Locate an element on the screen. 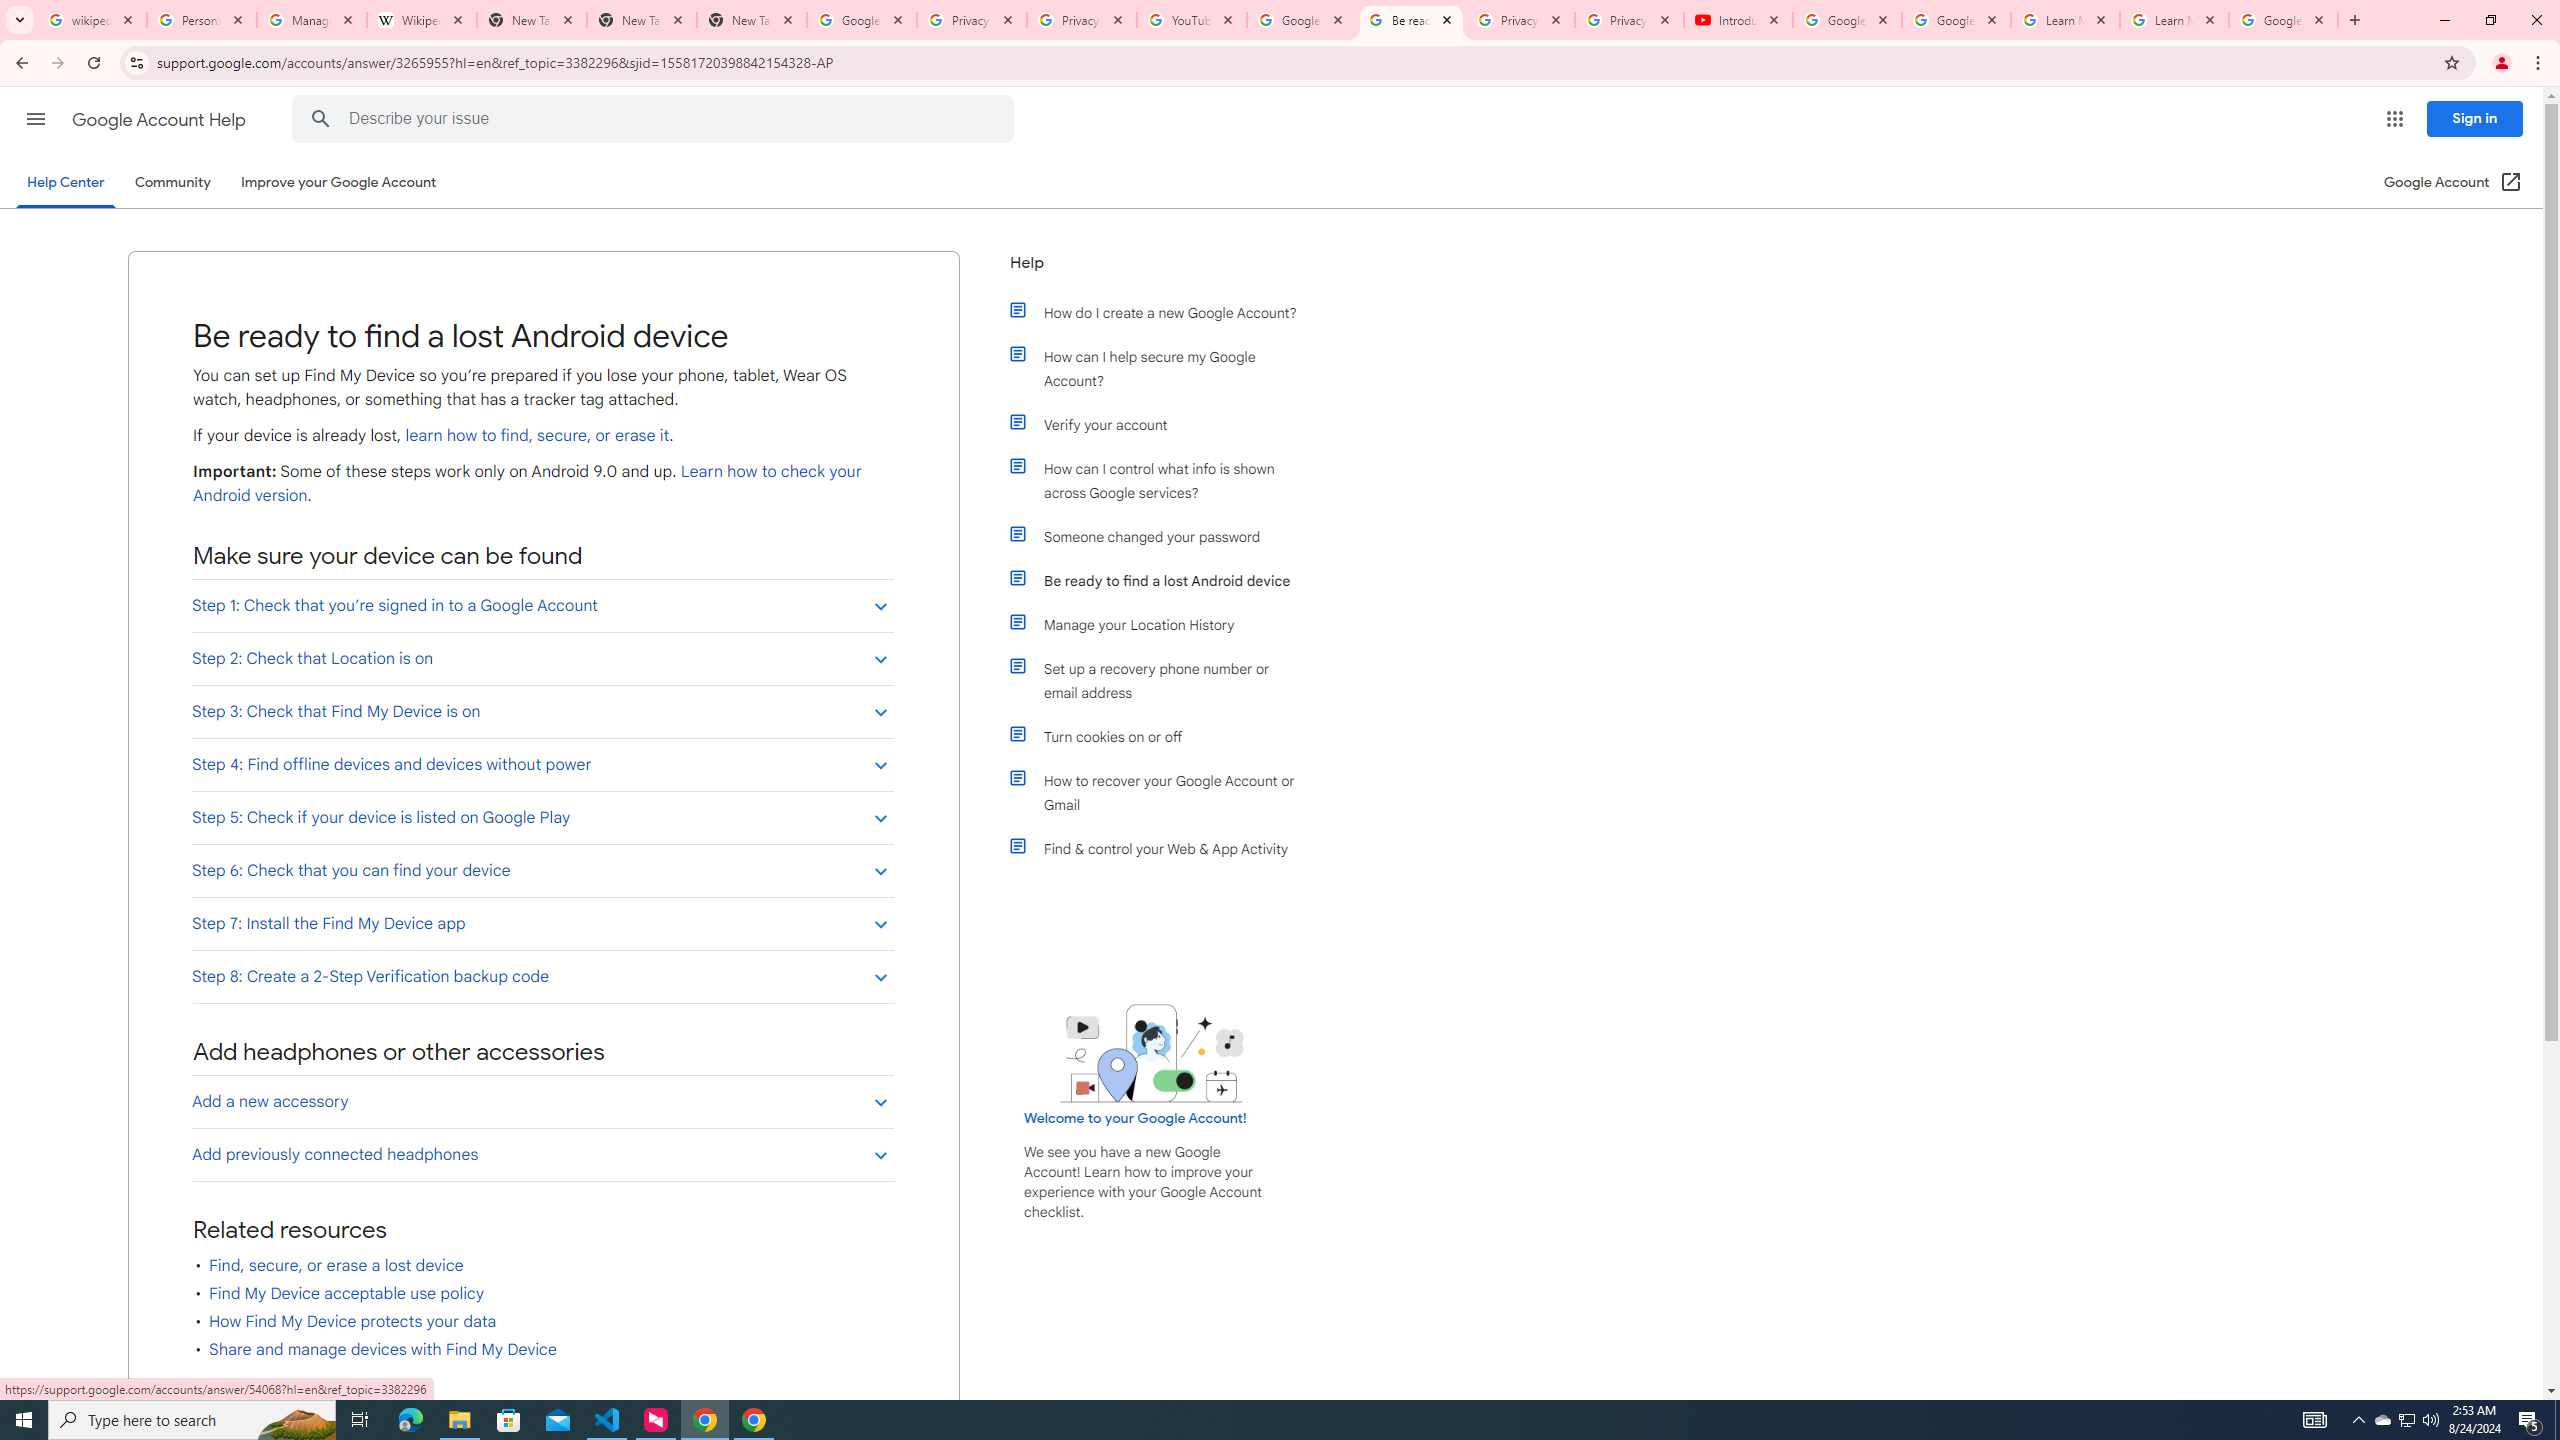 This screenshot has height=1440, width=2560. 'Step 3: Check that Find My Device is on' is located at coordinates (542, 711).